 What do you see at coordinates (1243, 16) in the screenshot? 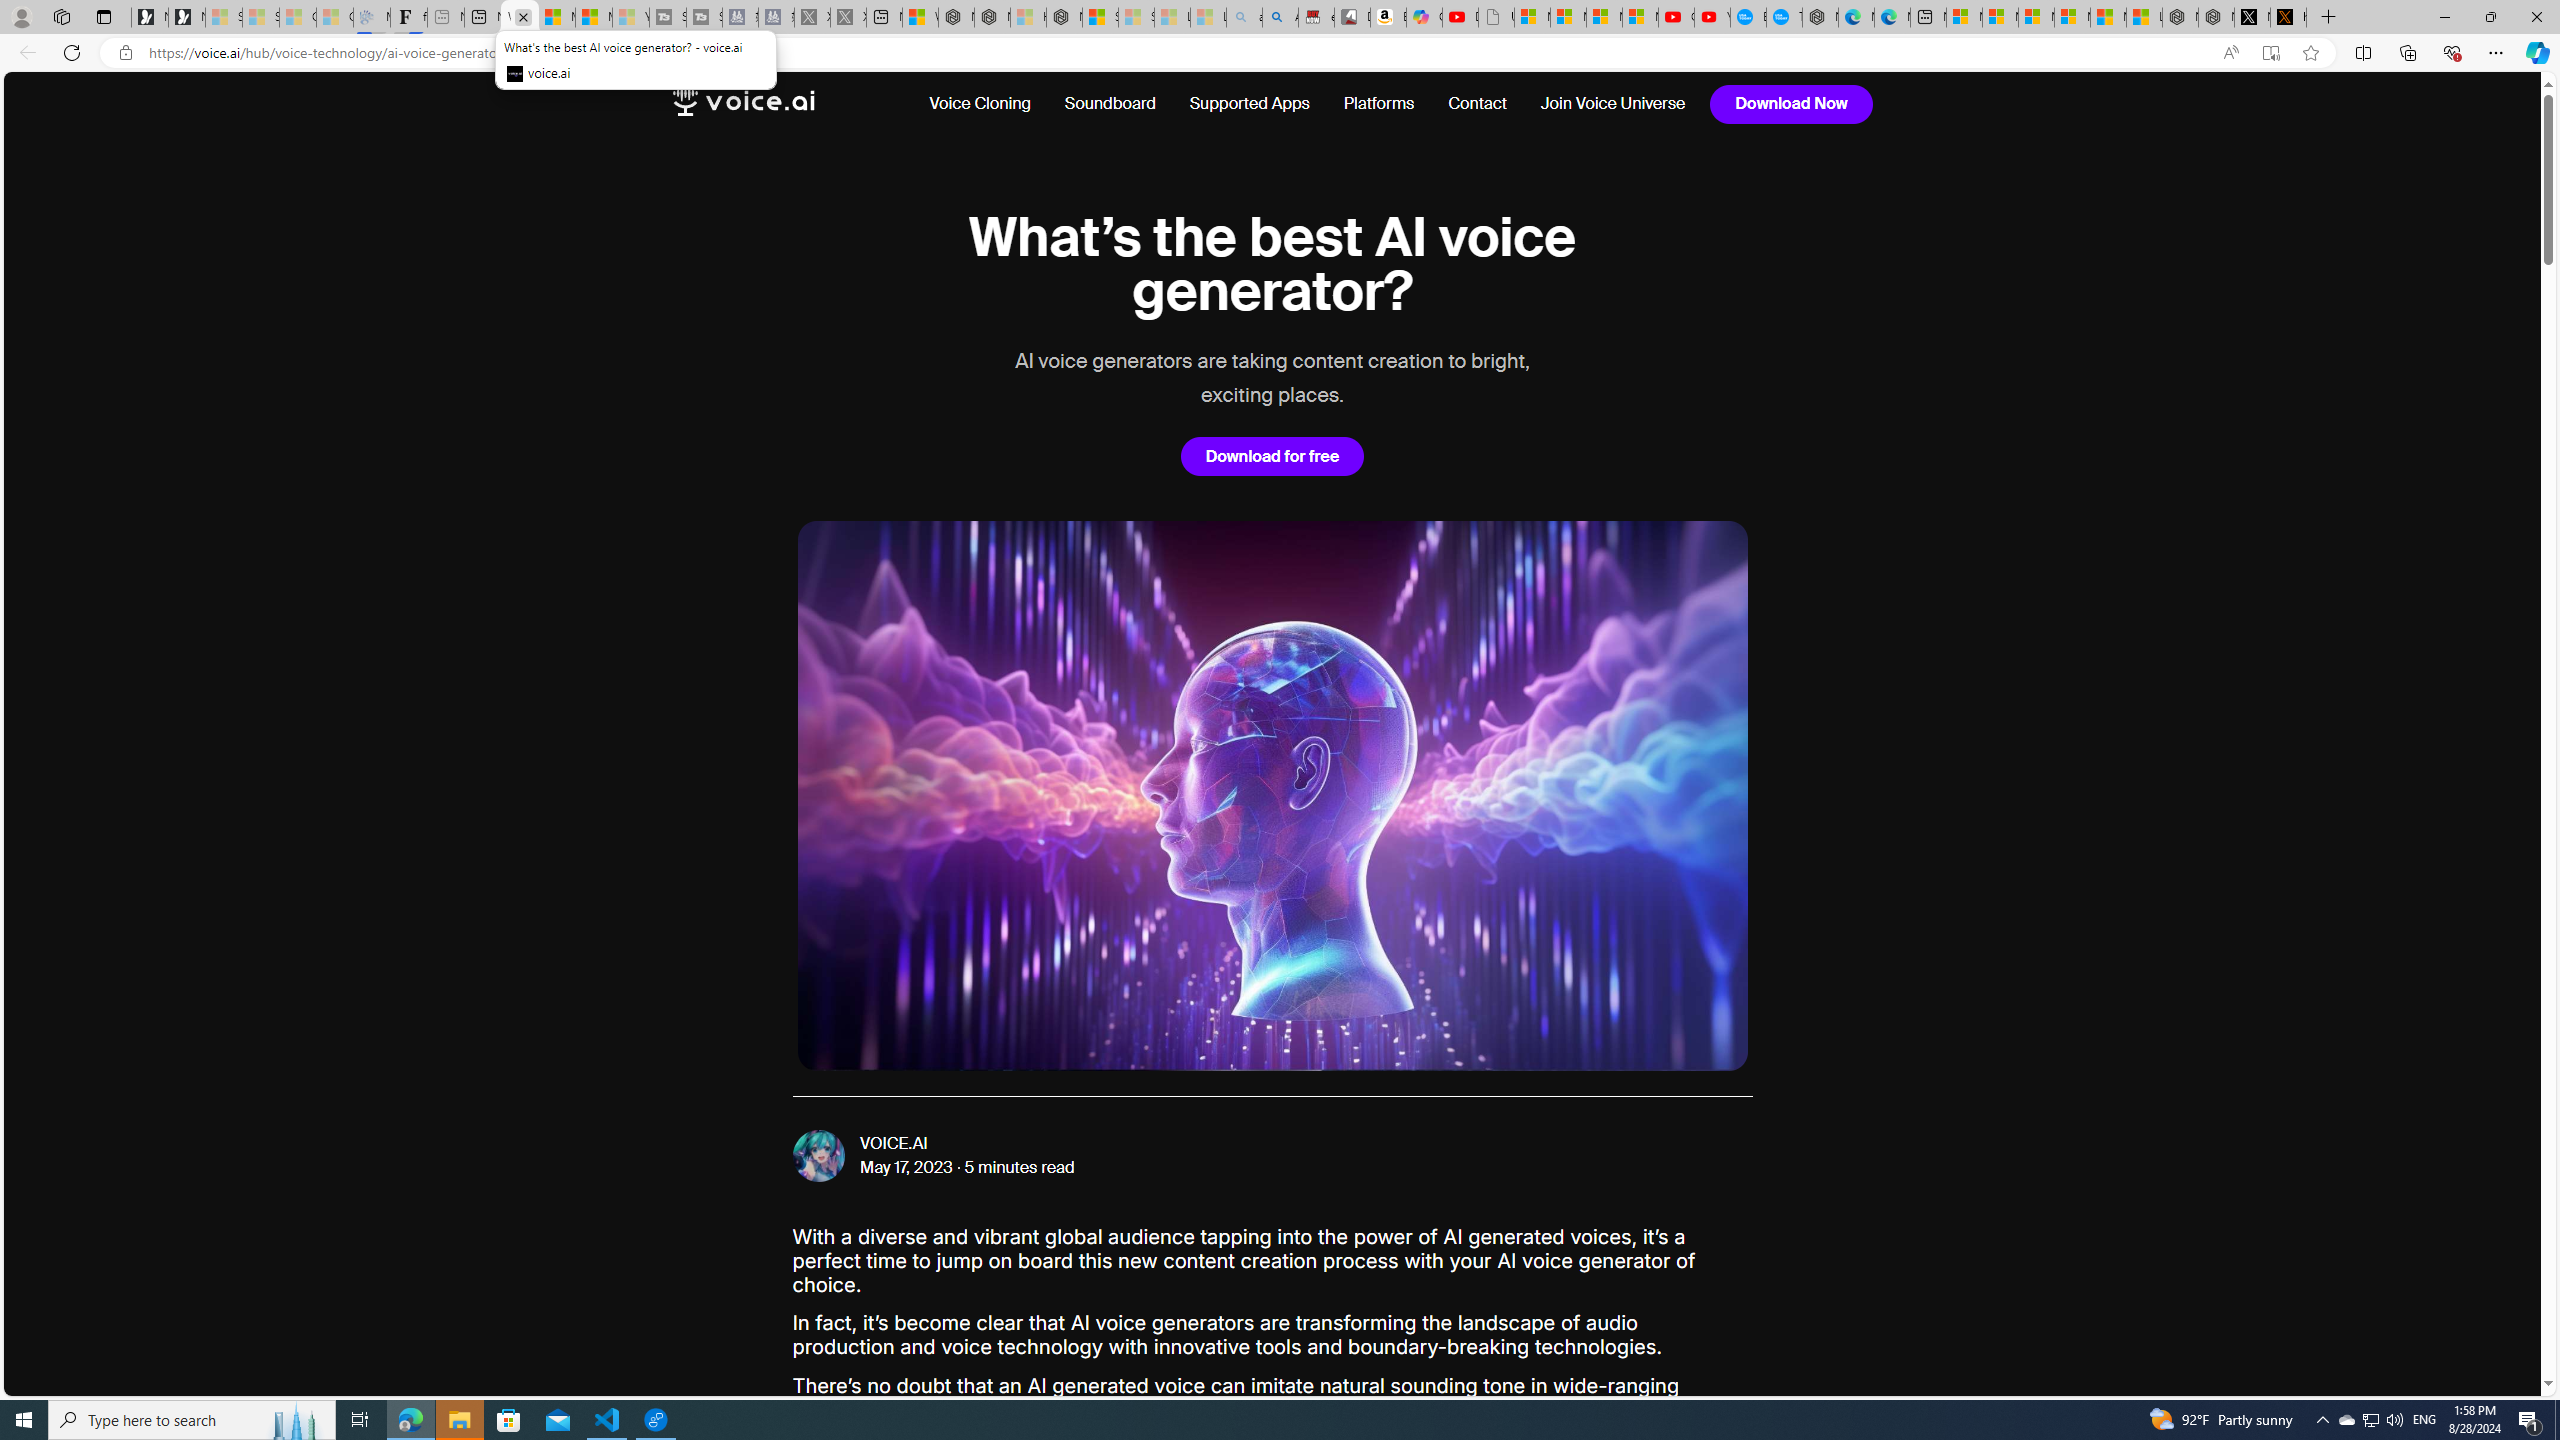
I see `'amazon - Search - Sleeping'` at bounding box center [1243, 16].